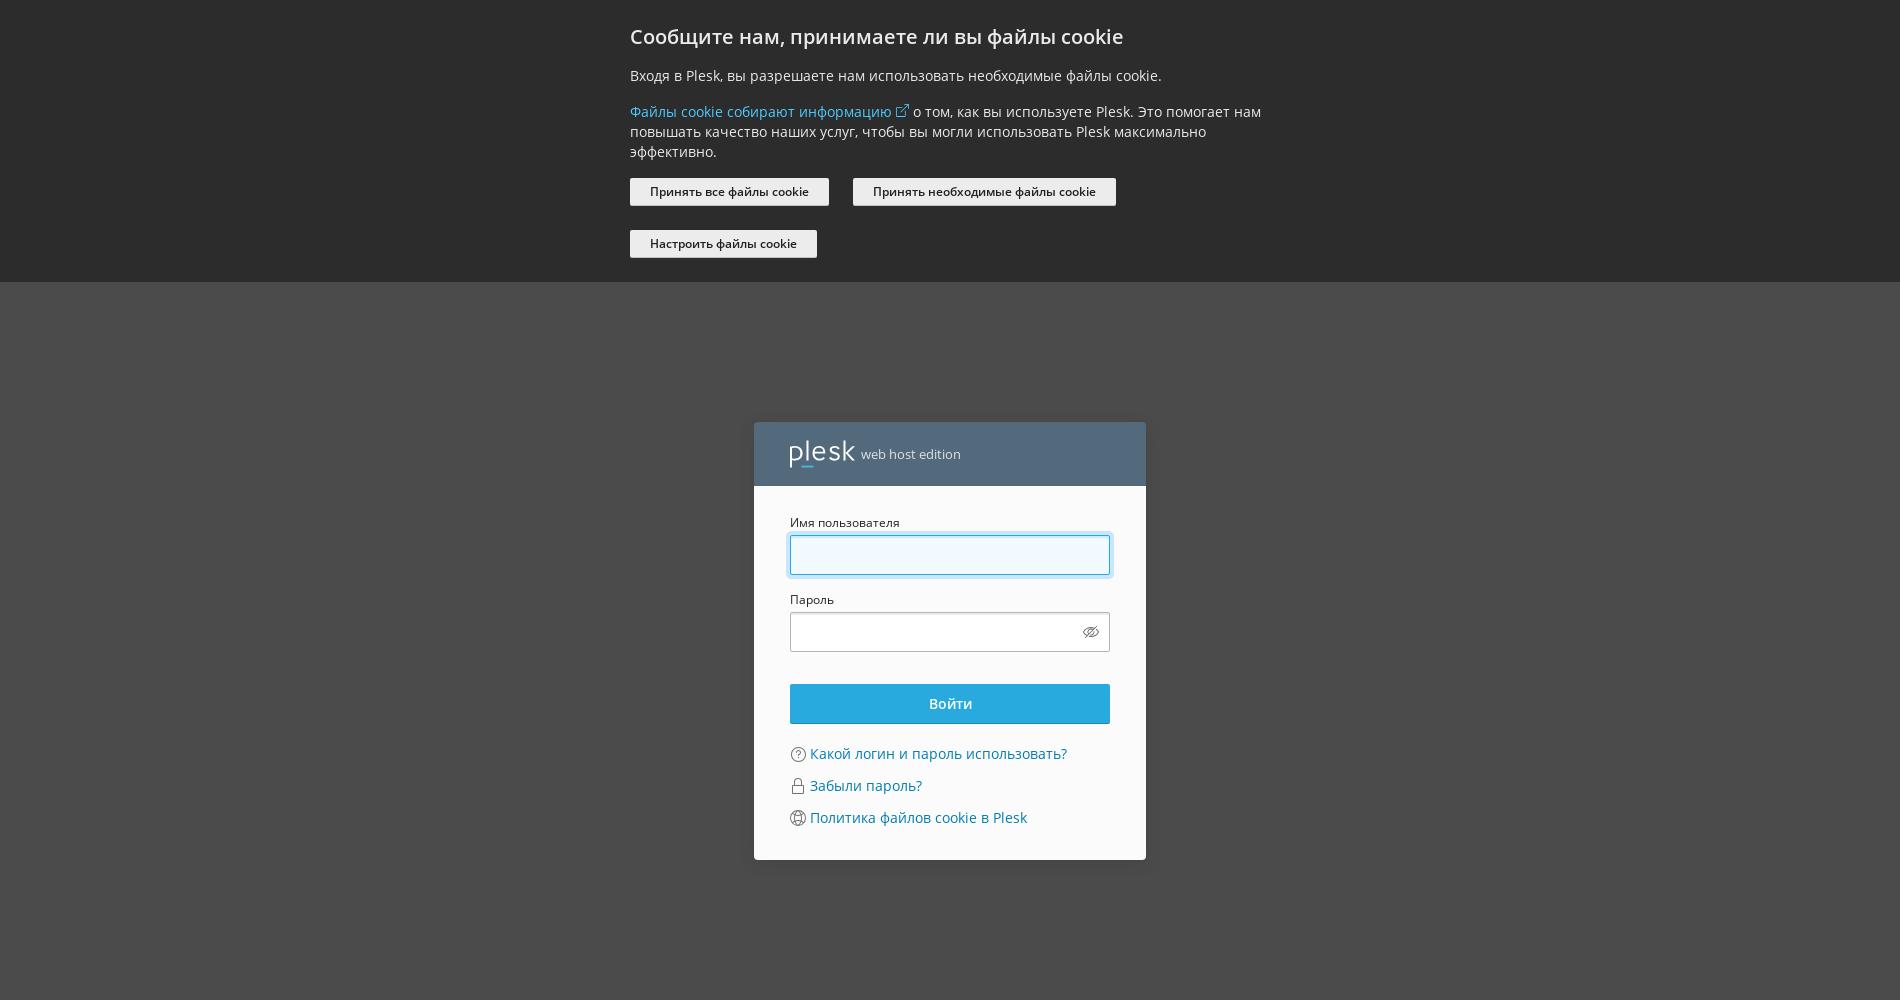 Image resolution: width=1900 pixels, height=1000 pixels. What do you see at coordinates (759, 110) in the screenshot?
I see `'Файлы cookie собирают информацию'` at bounding box center [759, 110].